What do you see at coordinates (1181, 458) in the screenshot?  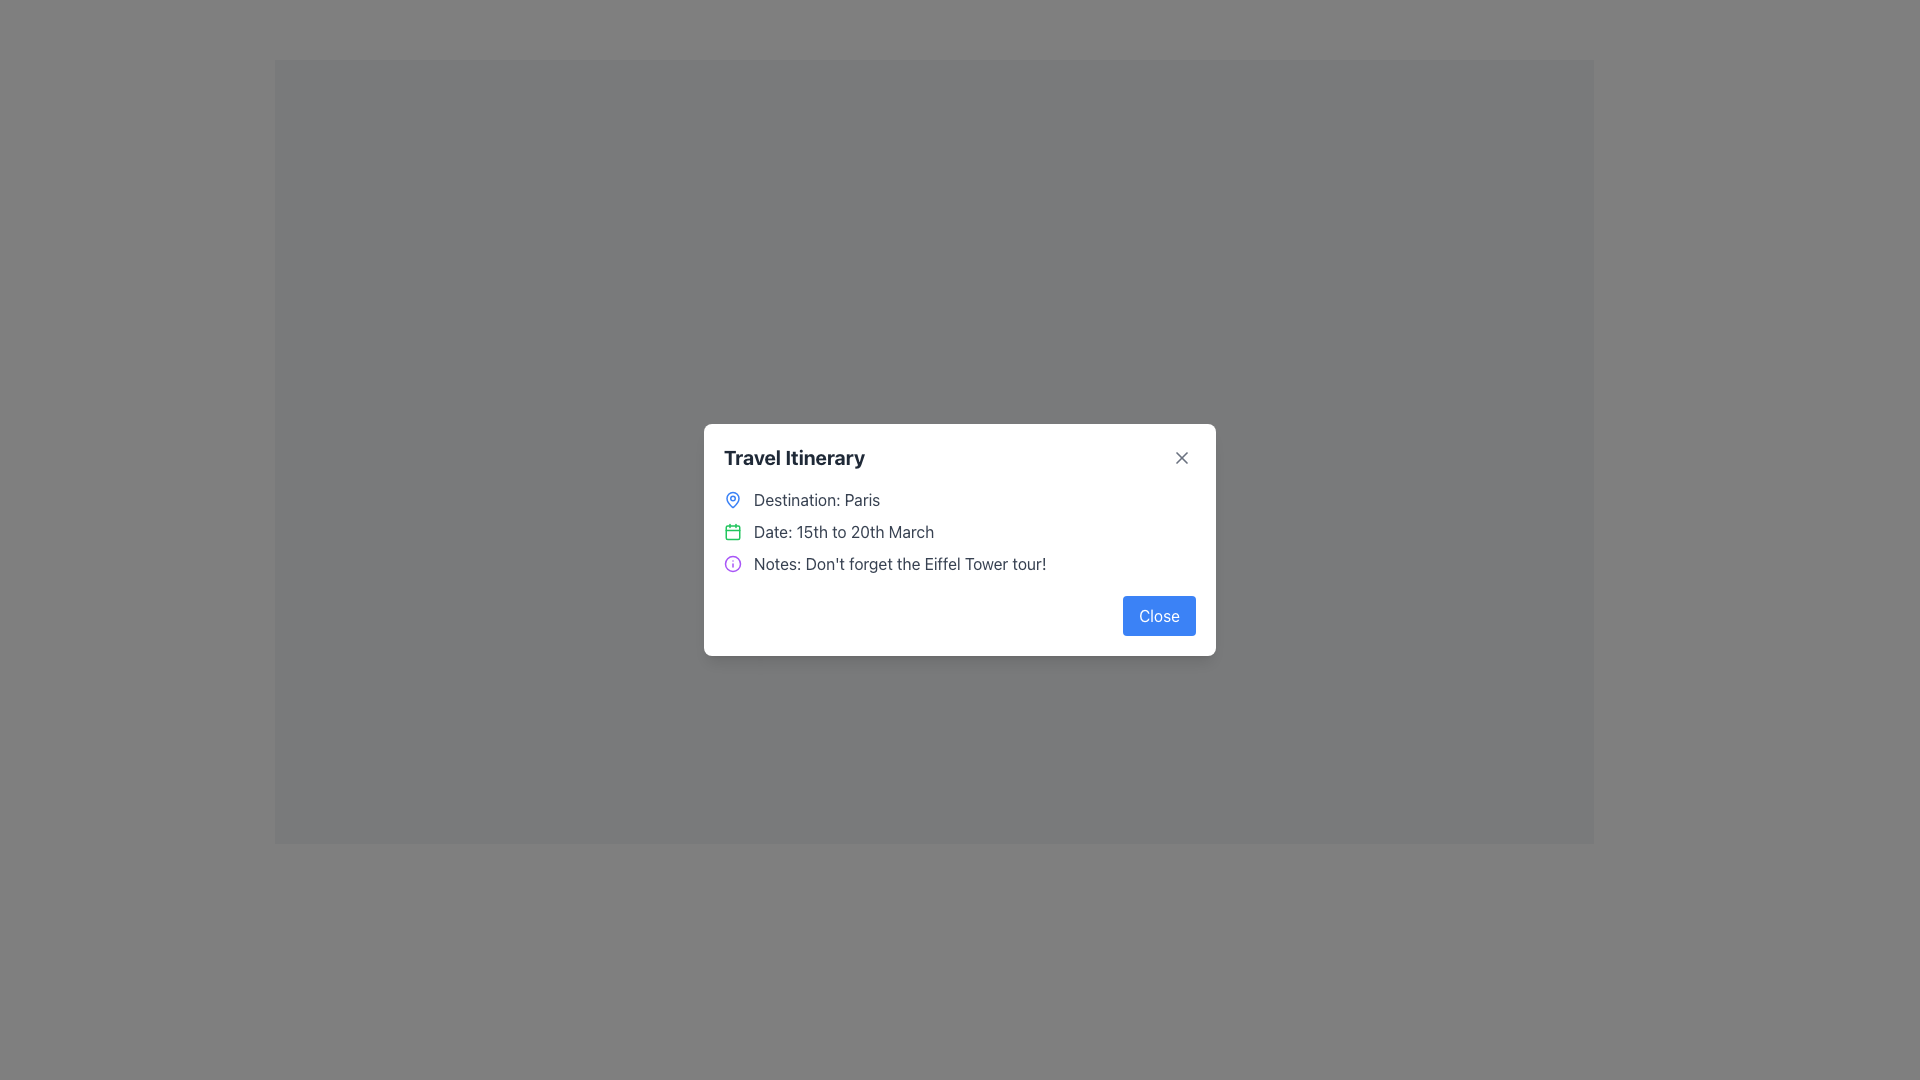 I see `the close icon in the top-right corner of the 'Travel Itinerary' dialog box` at bounding box center [1181, 458].